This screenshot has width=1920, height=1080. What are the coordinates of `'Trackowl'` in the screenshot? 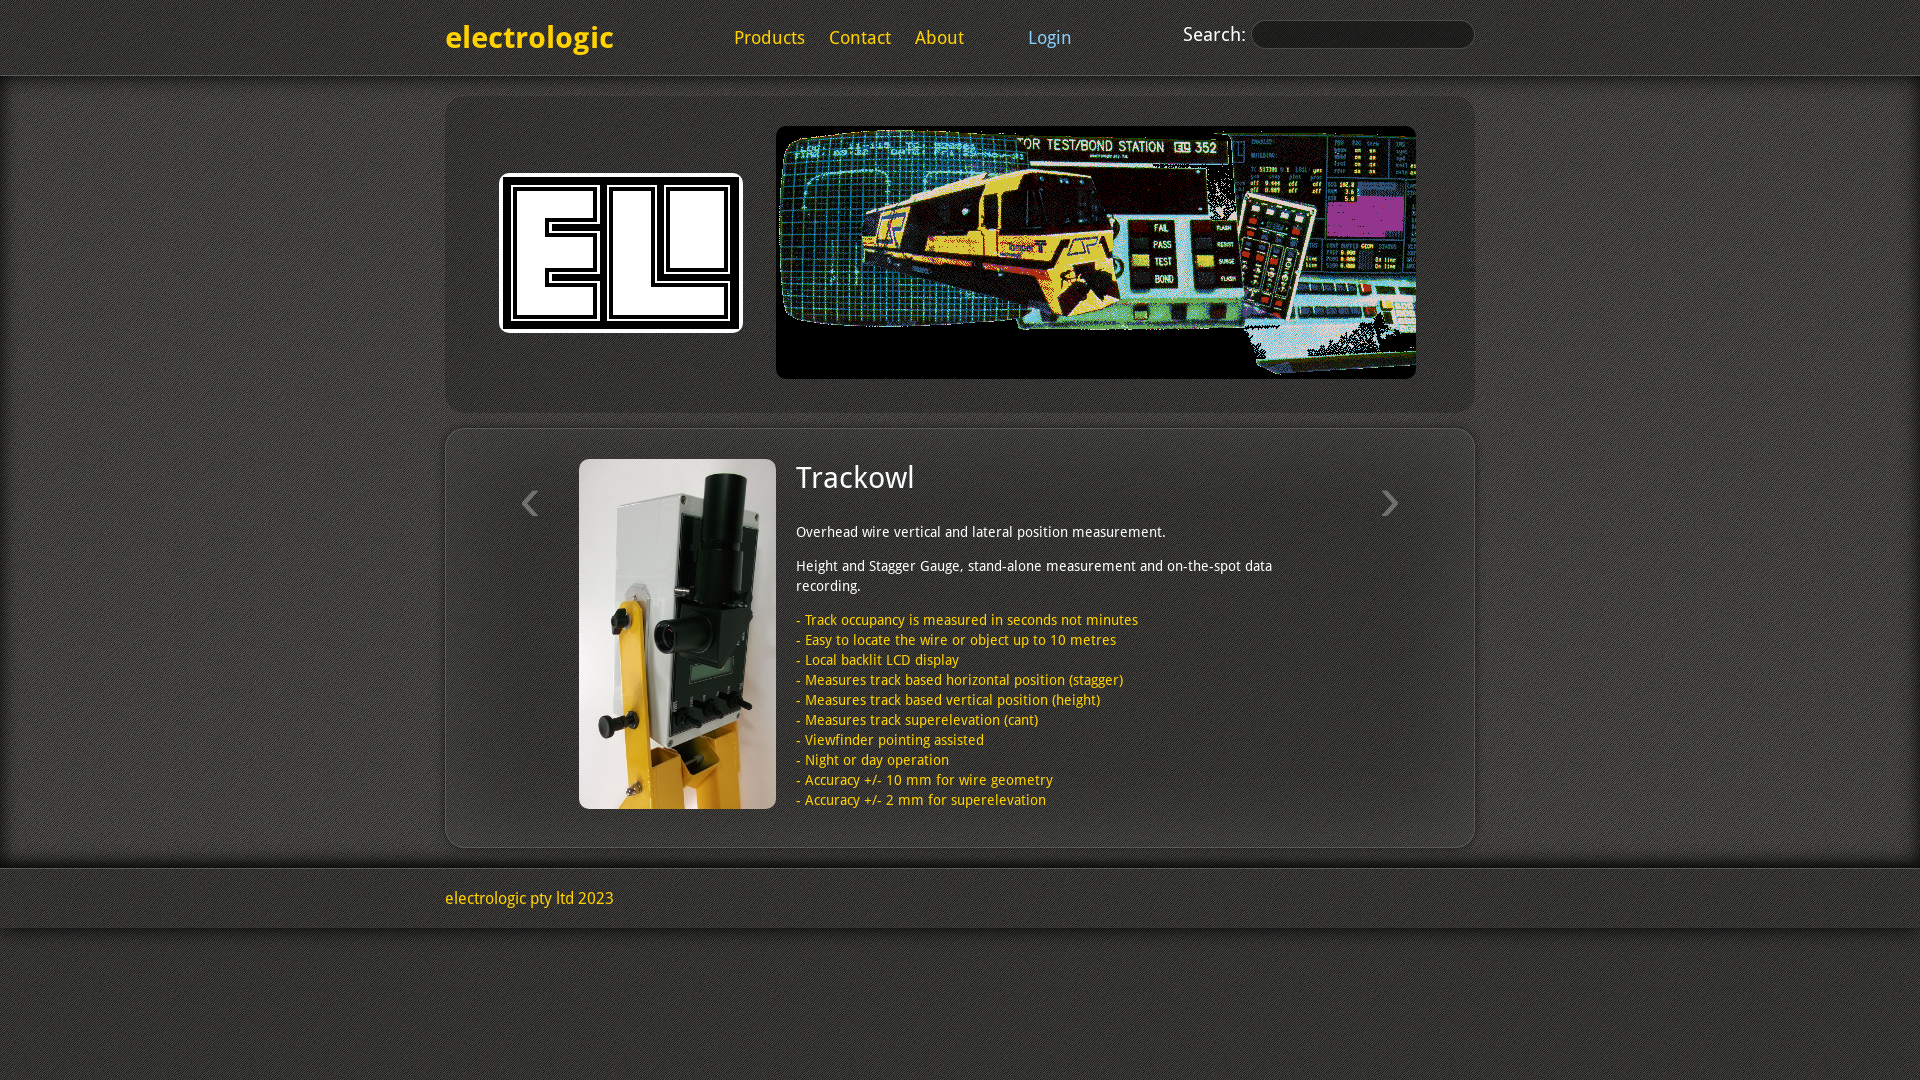 It's located at (855, 477).